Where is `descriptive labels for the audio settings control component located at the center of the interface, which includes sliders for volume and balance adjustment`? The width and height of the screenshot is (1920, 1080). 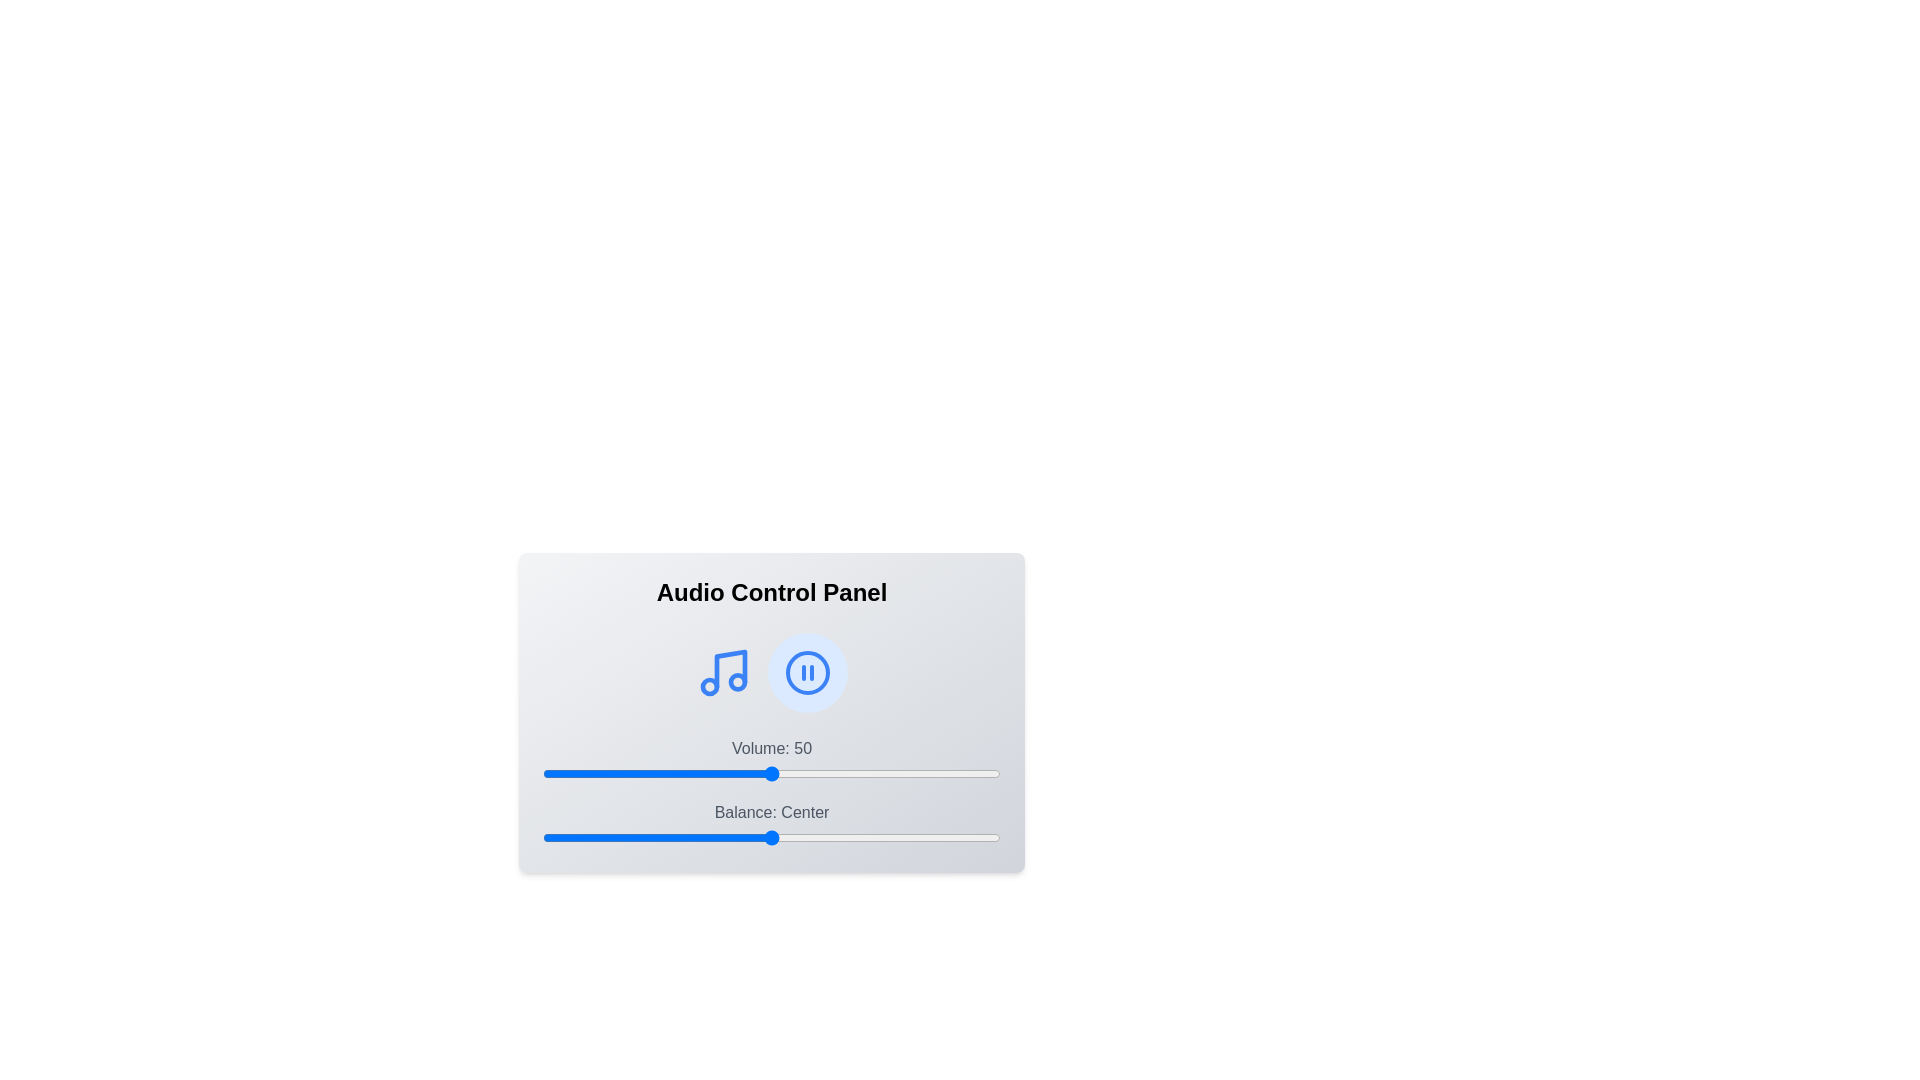 descriptive labels for the audio settings control component located at the center of the interface, which includes sliders for volume and balance adjustment is located at coordinates (771, 755).